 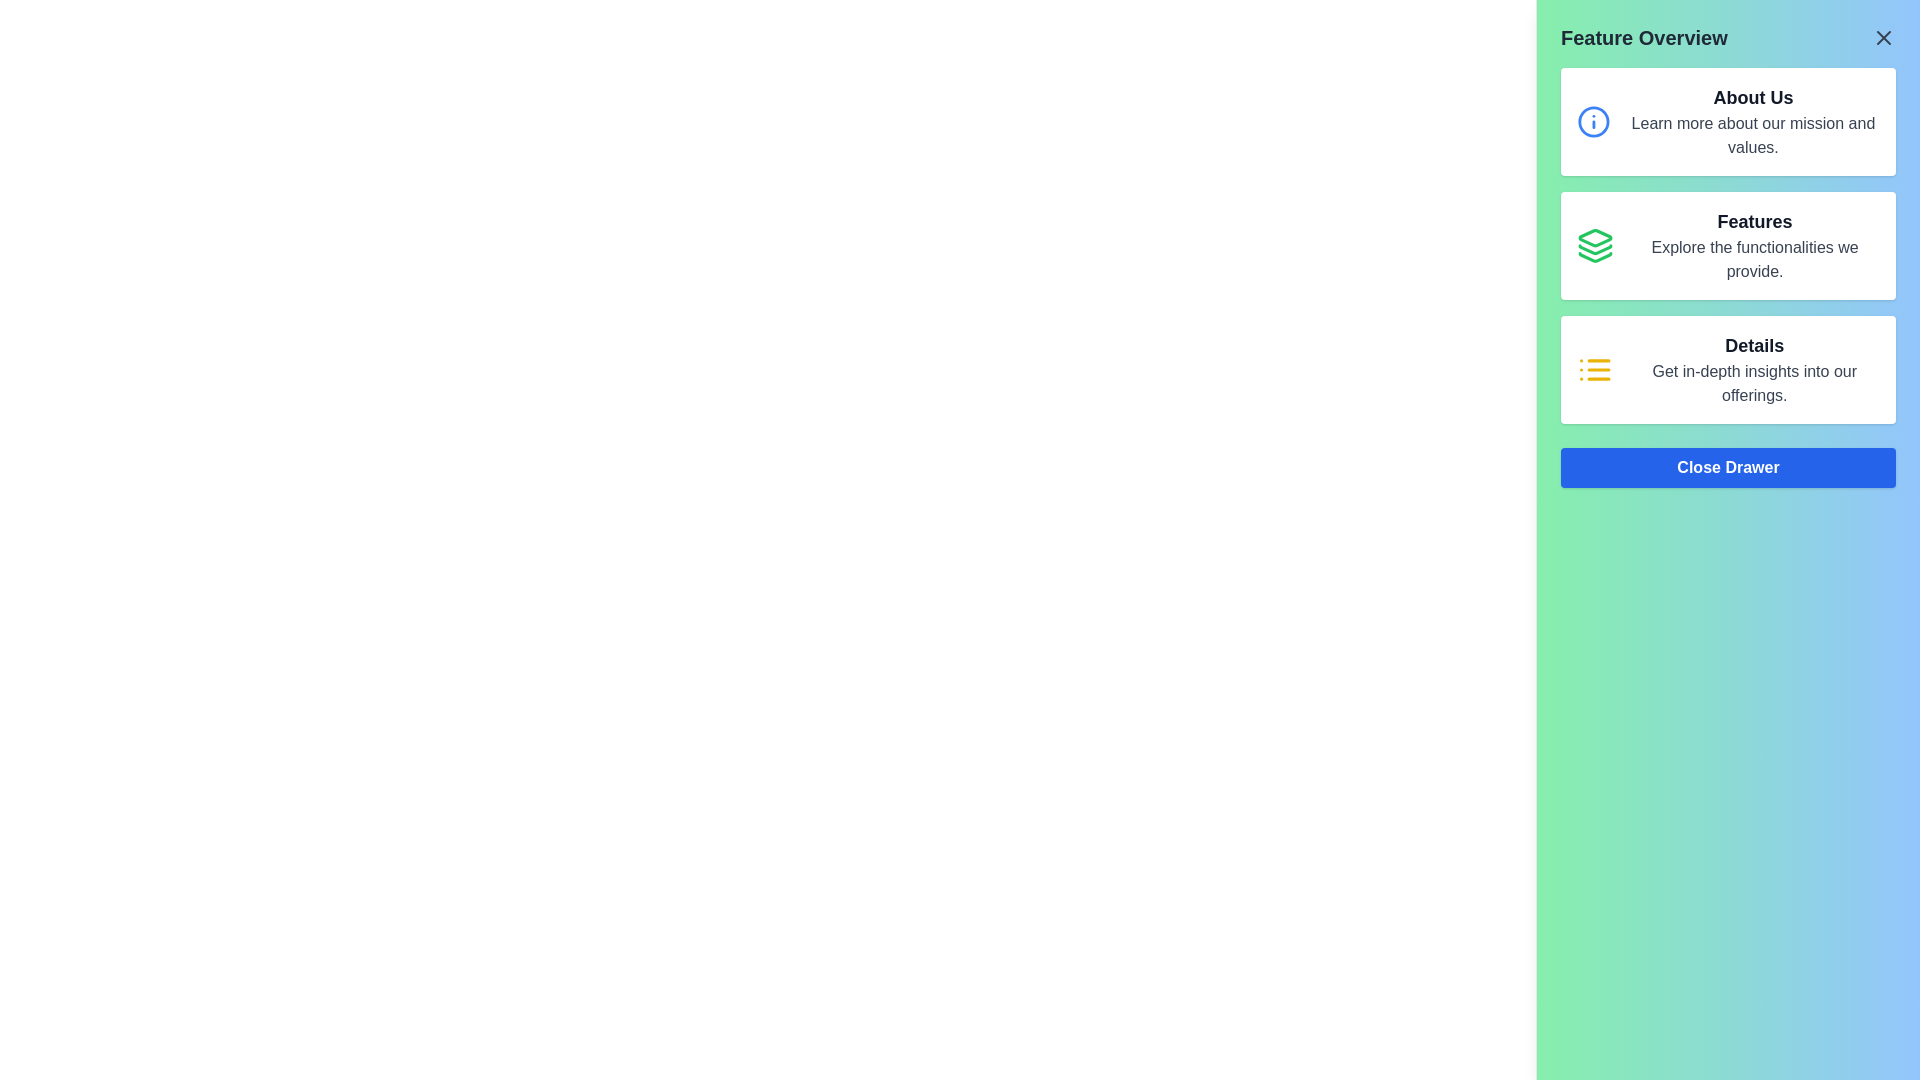 What do you see at coordinates (1752, 135) in the screenshot?
I see `description text label located directly below the 'About Us' header in the top card of the feature overview drawer` at bounding box center [1752, 135].